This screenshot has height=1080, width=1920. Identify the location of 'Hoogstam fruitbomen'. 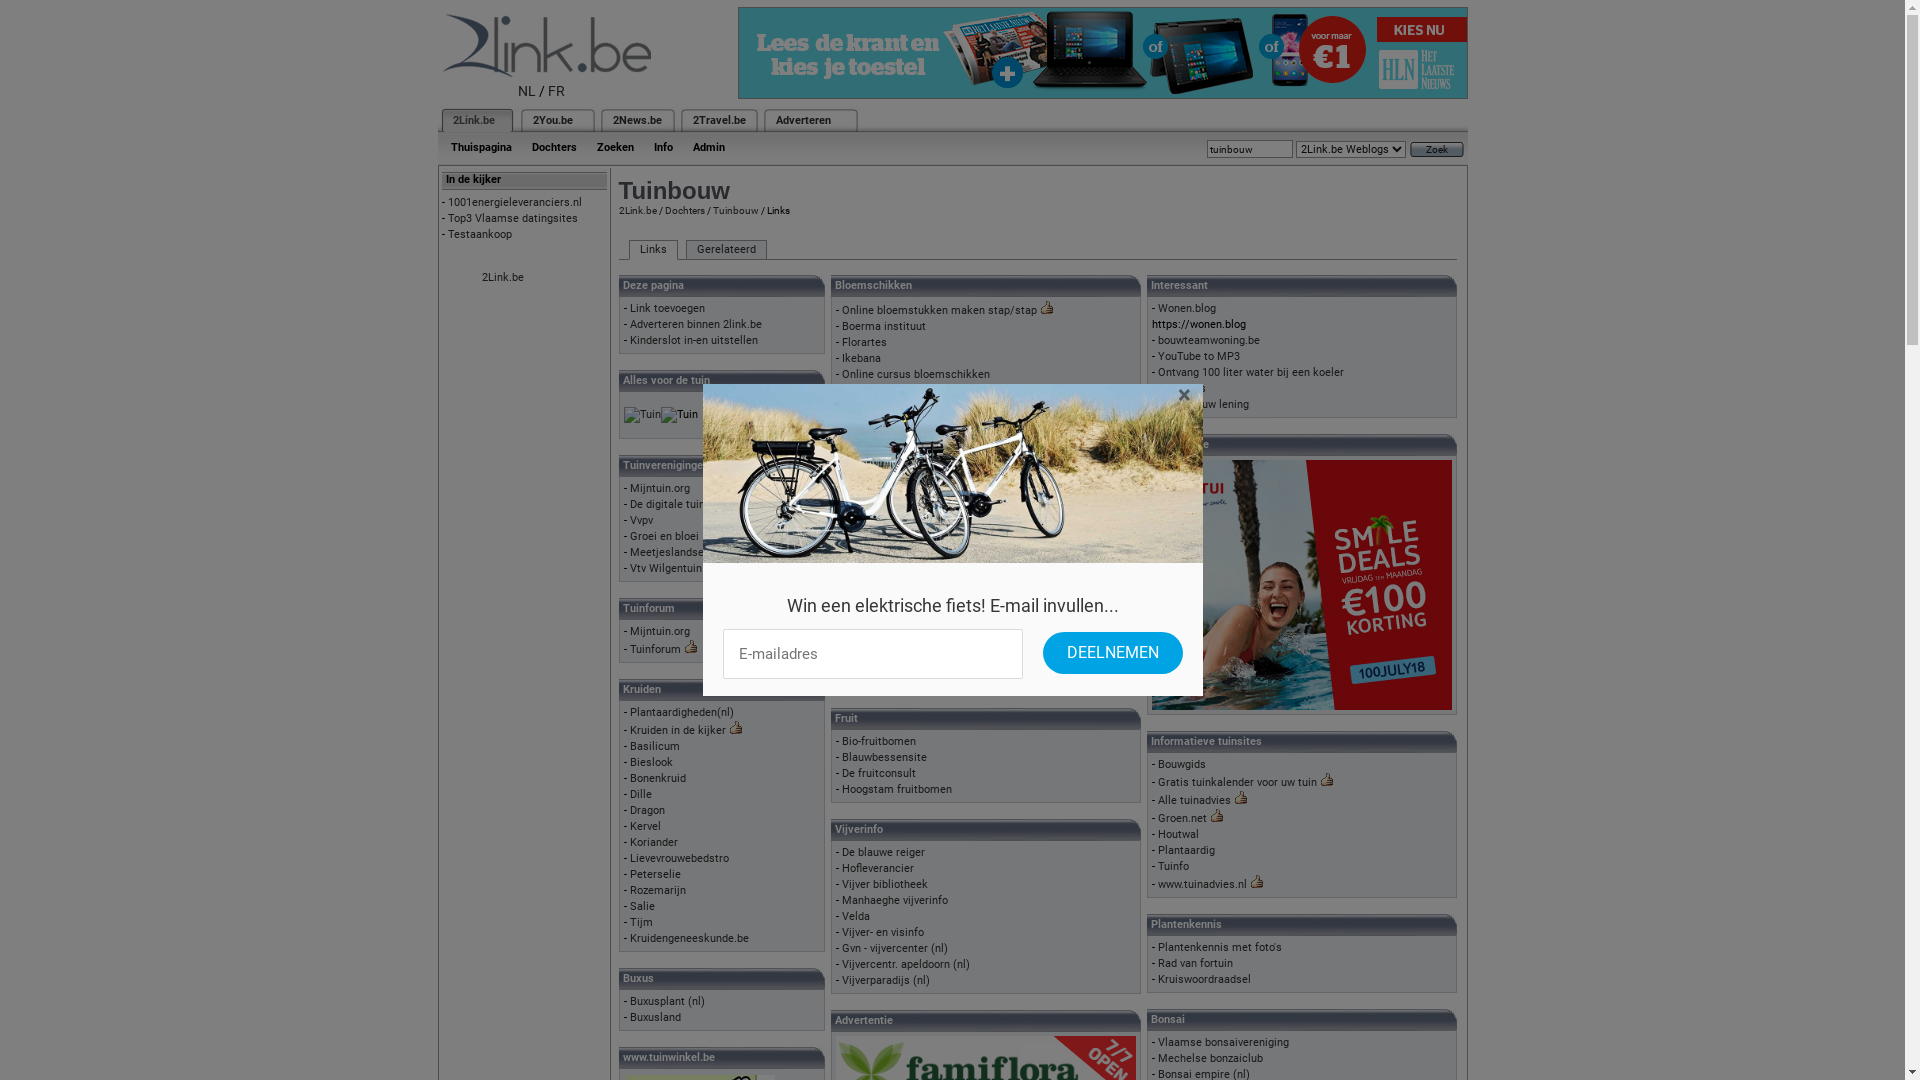
(896, 788).